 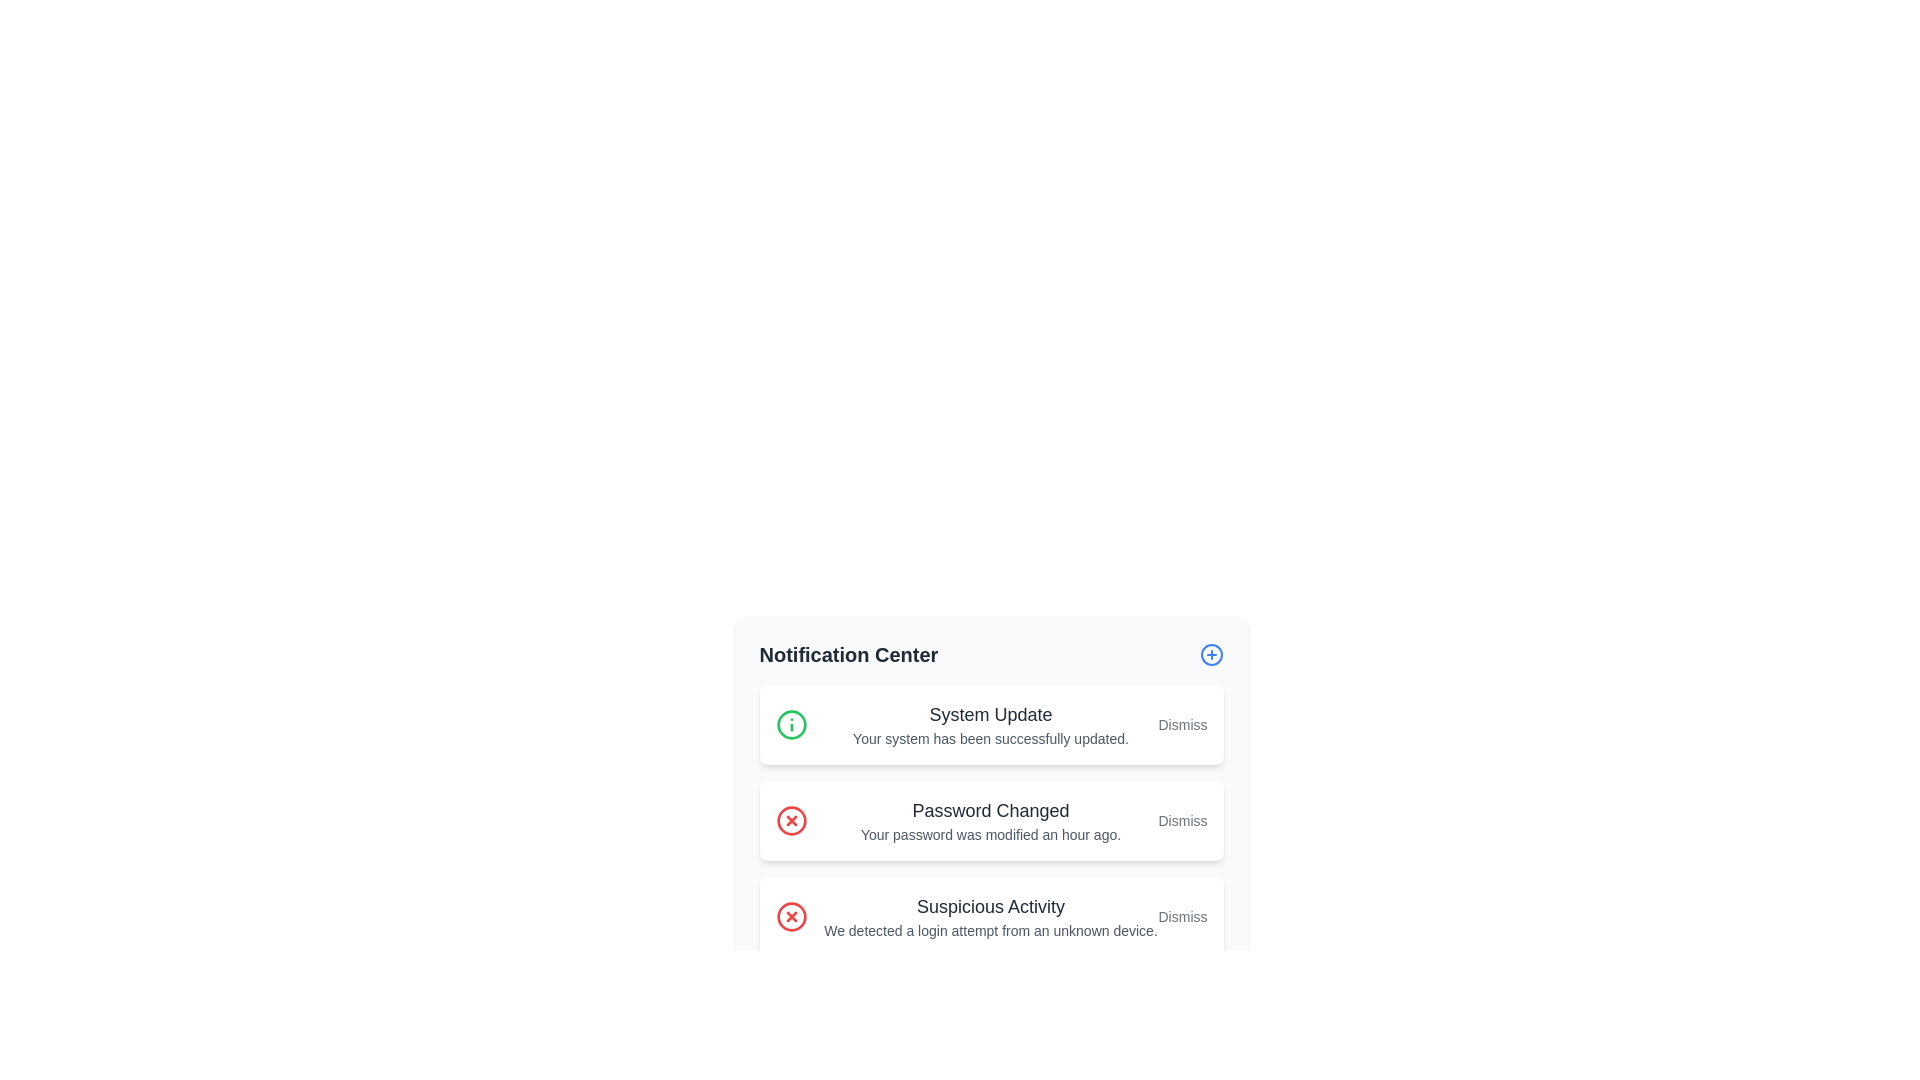 What do you see at coordinates (790, 725) in the screenshot?
I see `the circular green outlined icon containing an information symbol to acknowledge the status of the 'System Update' notification` at bounding box center [790, 725].